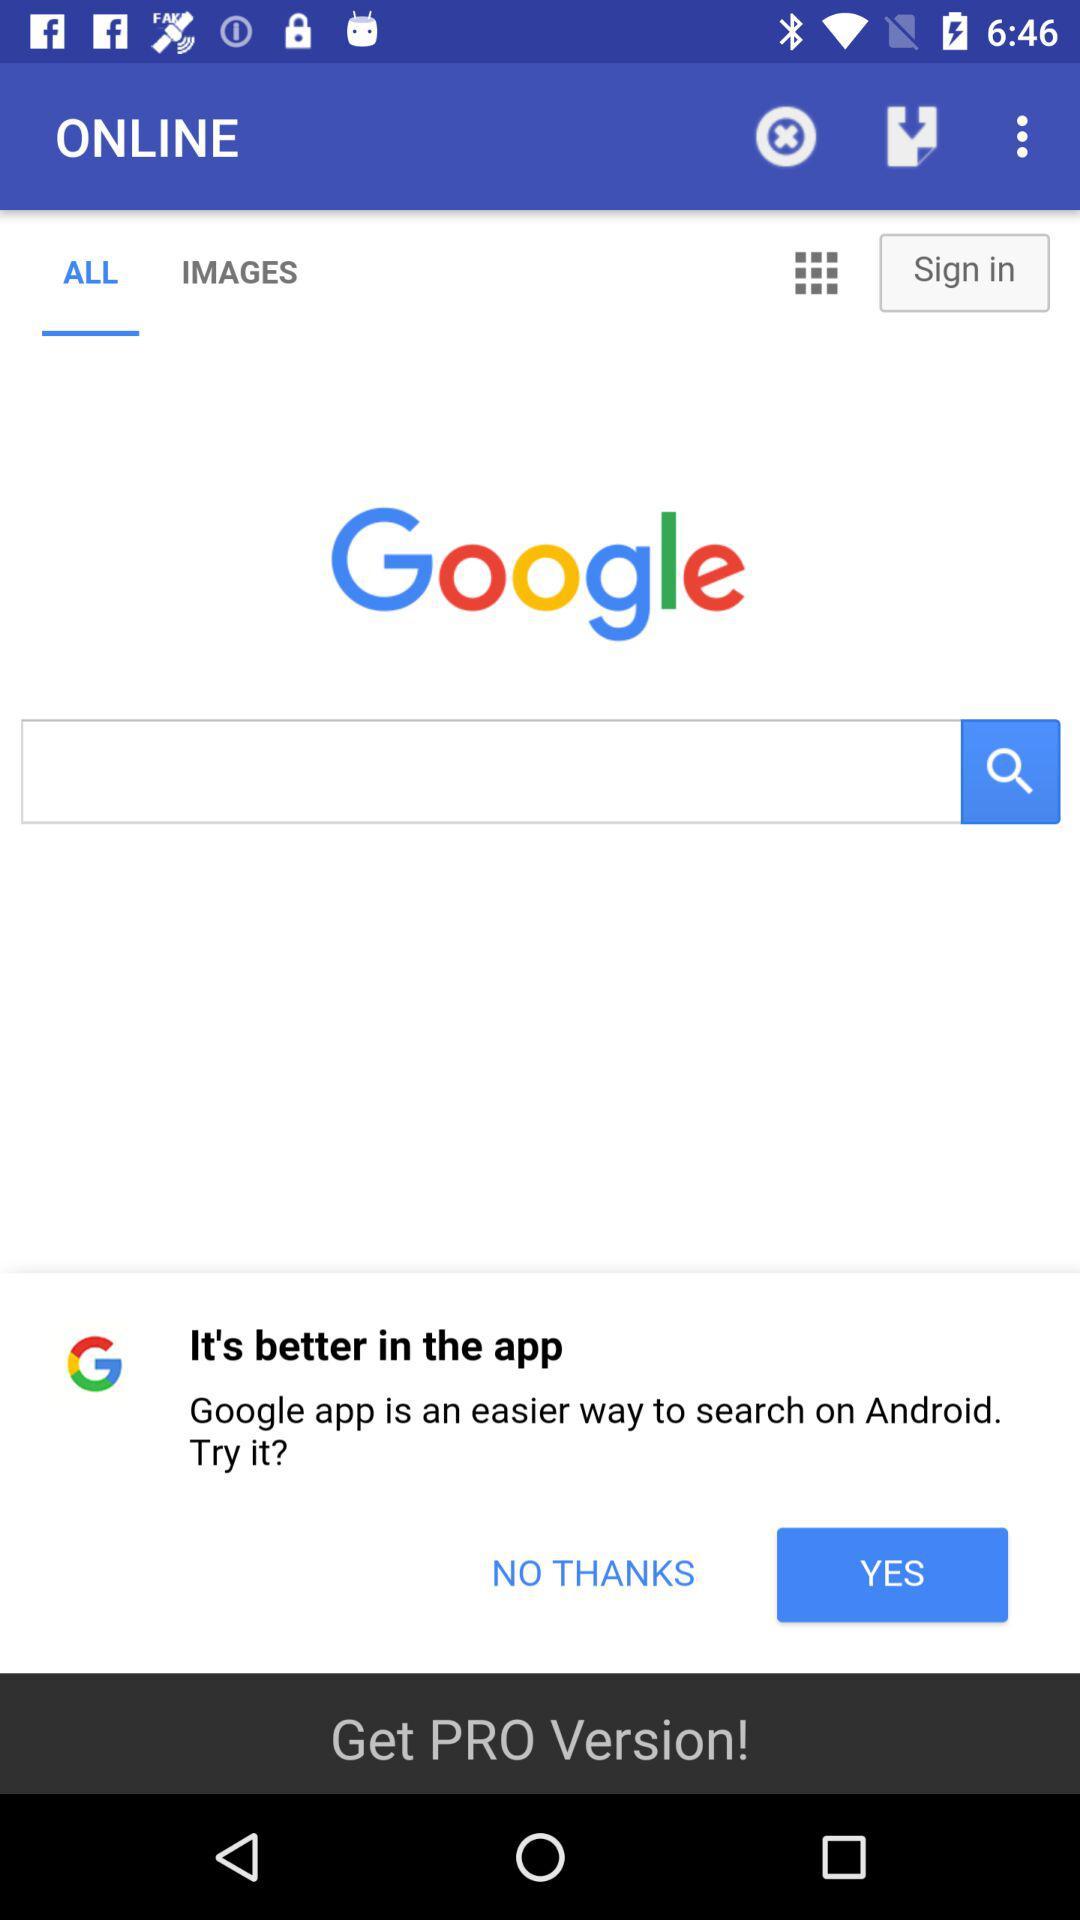 The image size is (1080, 1920). I want to click on google, so click(540, 940).